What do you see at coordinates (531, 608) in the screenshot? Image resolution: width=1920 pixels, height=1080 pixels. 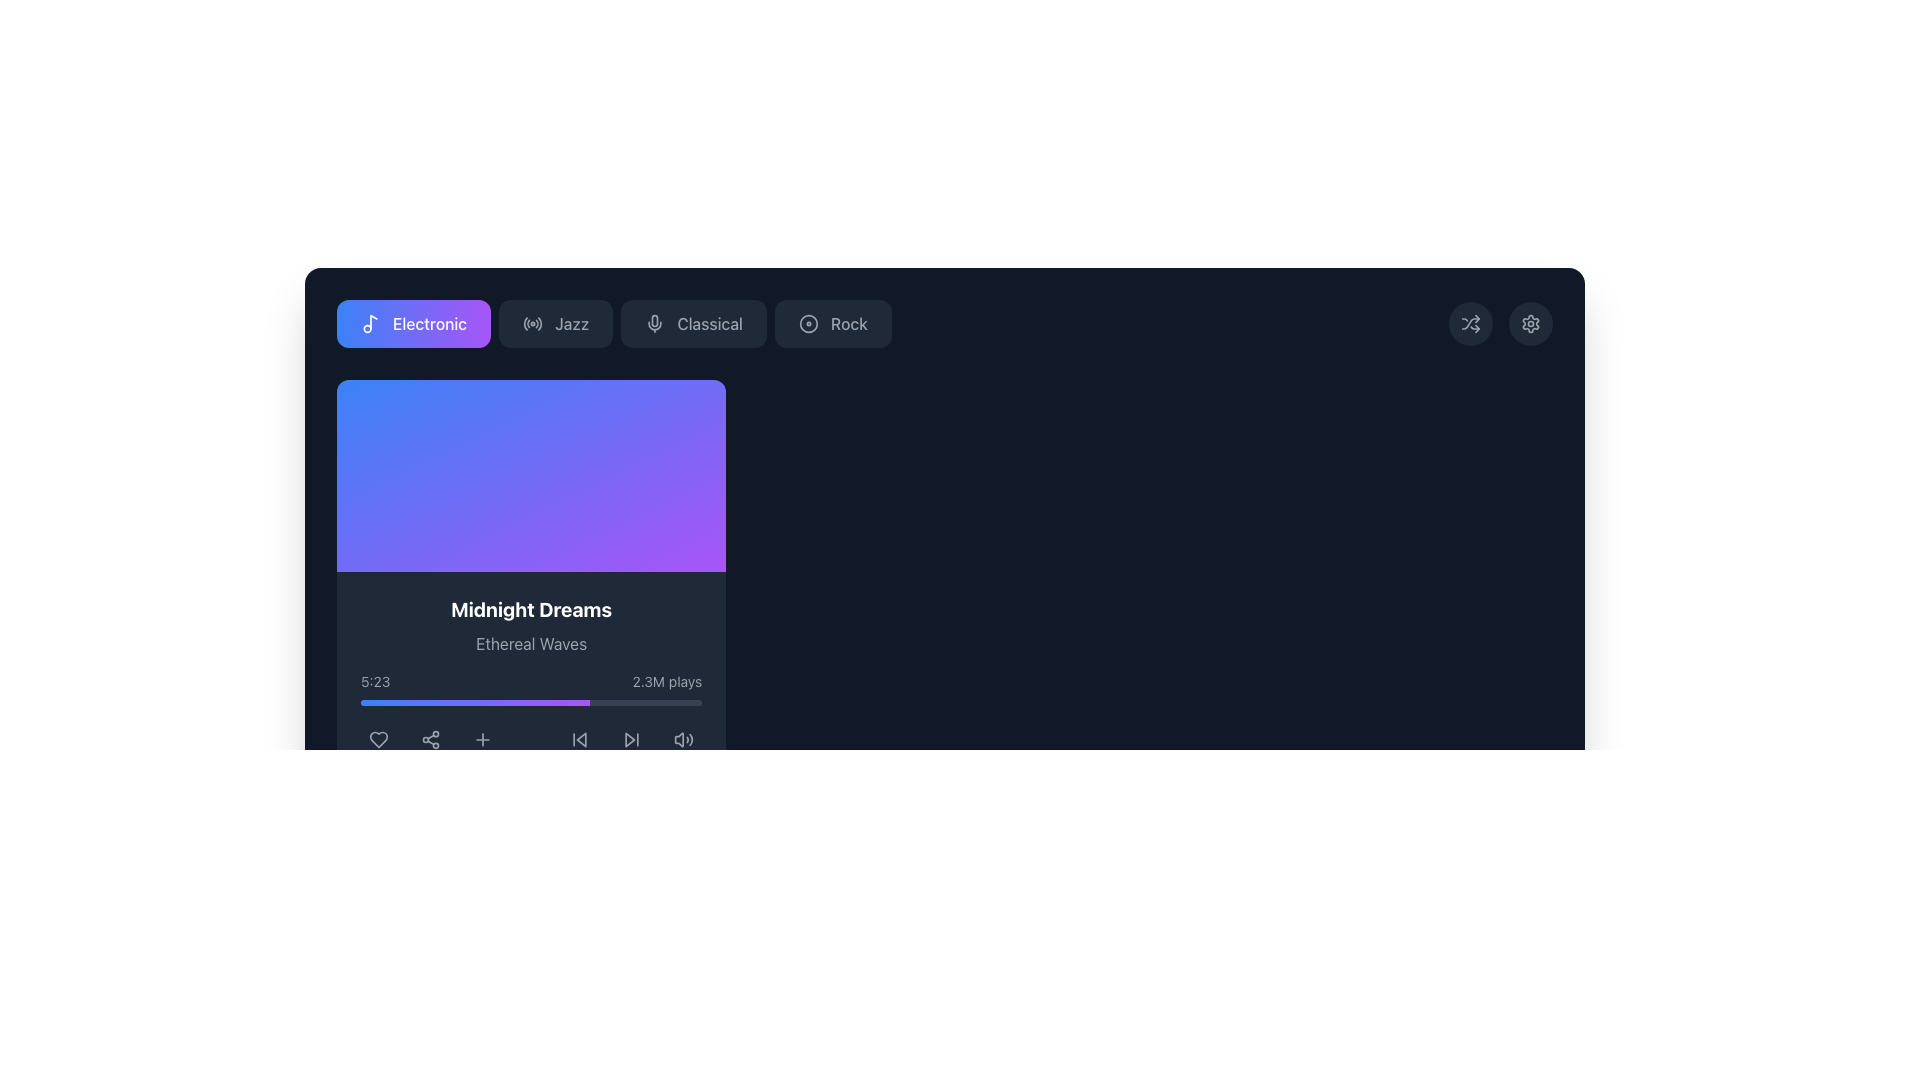 I see `the text label displaying 'Midnight Dreams' in bold, white font, which serves as a header for the associated content section` at bounding box center [531, 608].